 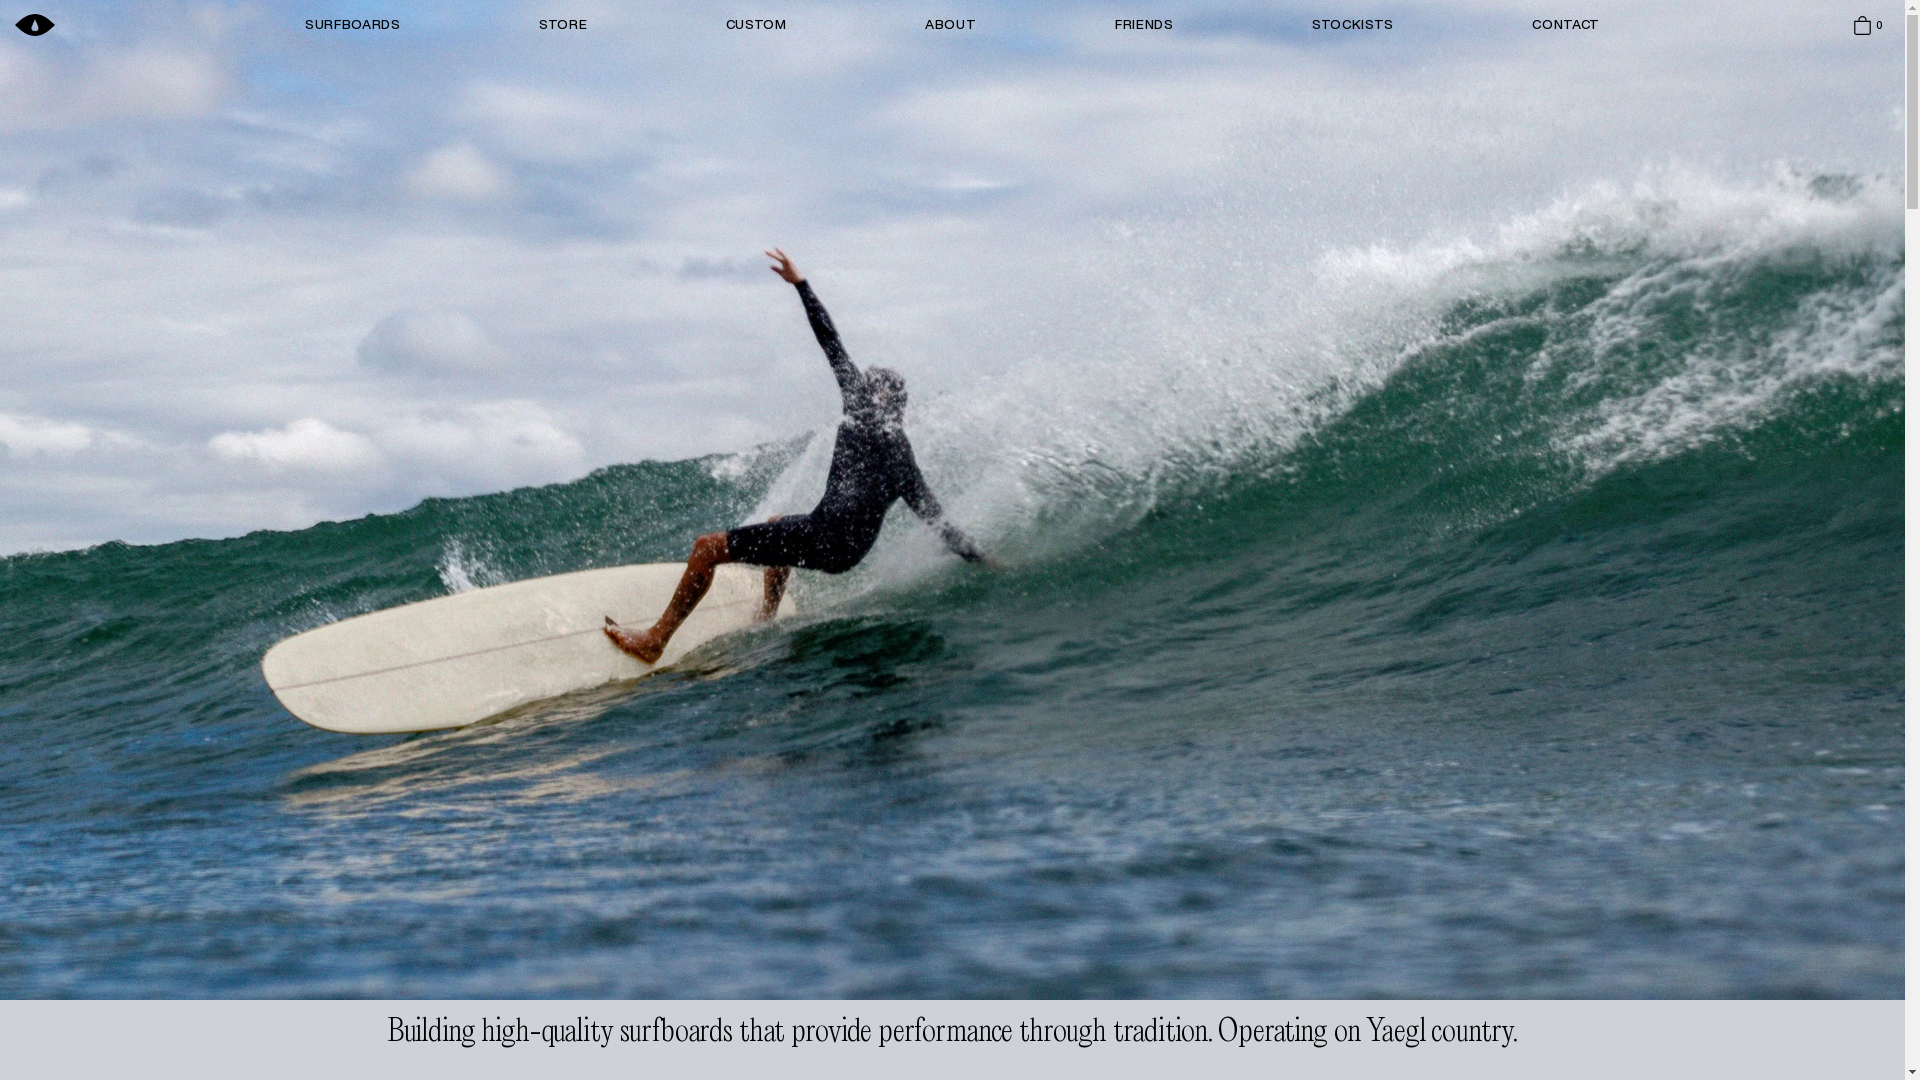 I want to click on 'FRIENDS', so click(x=1144, y=24).